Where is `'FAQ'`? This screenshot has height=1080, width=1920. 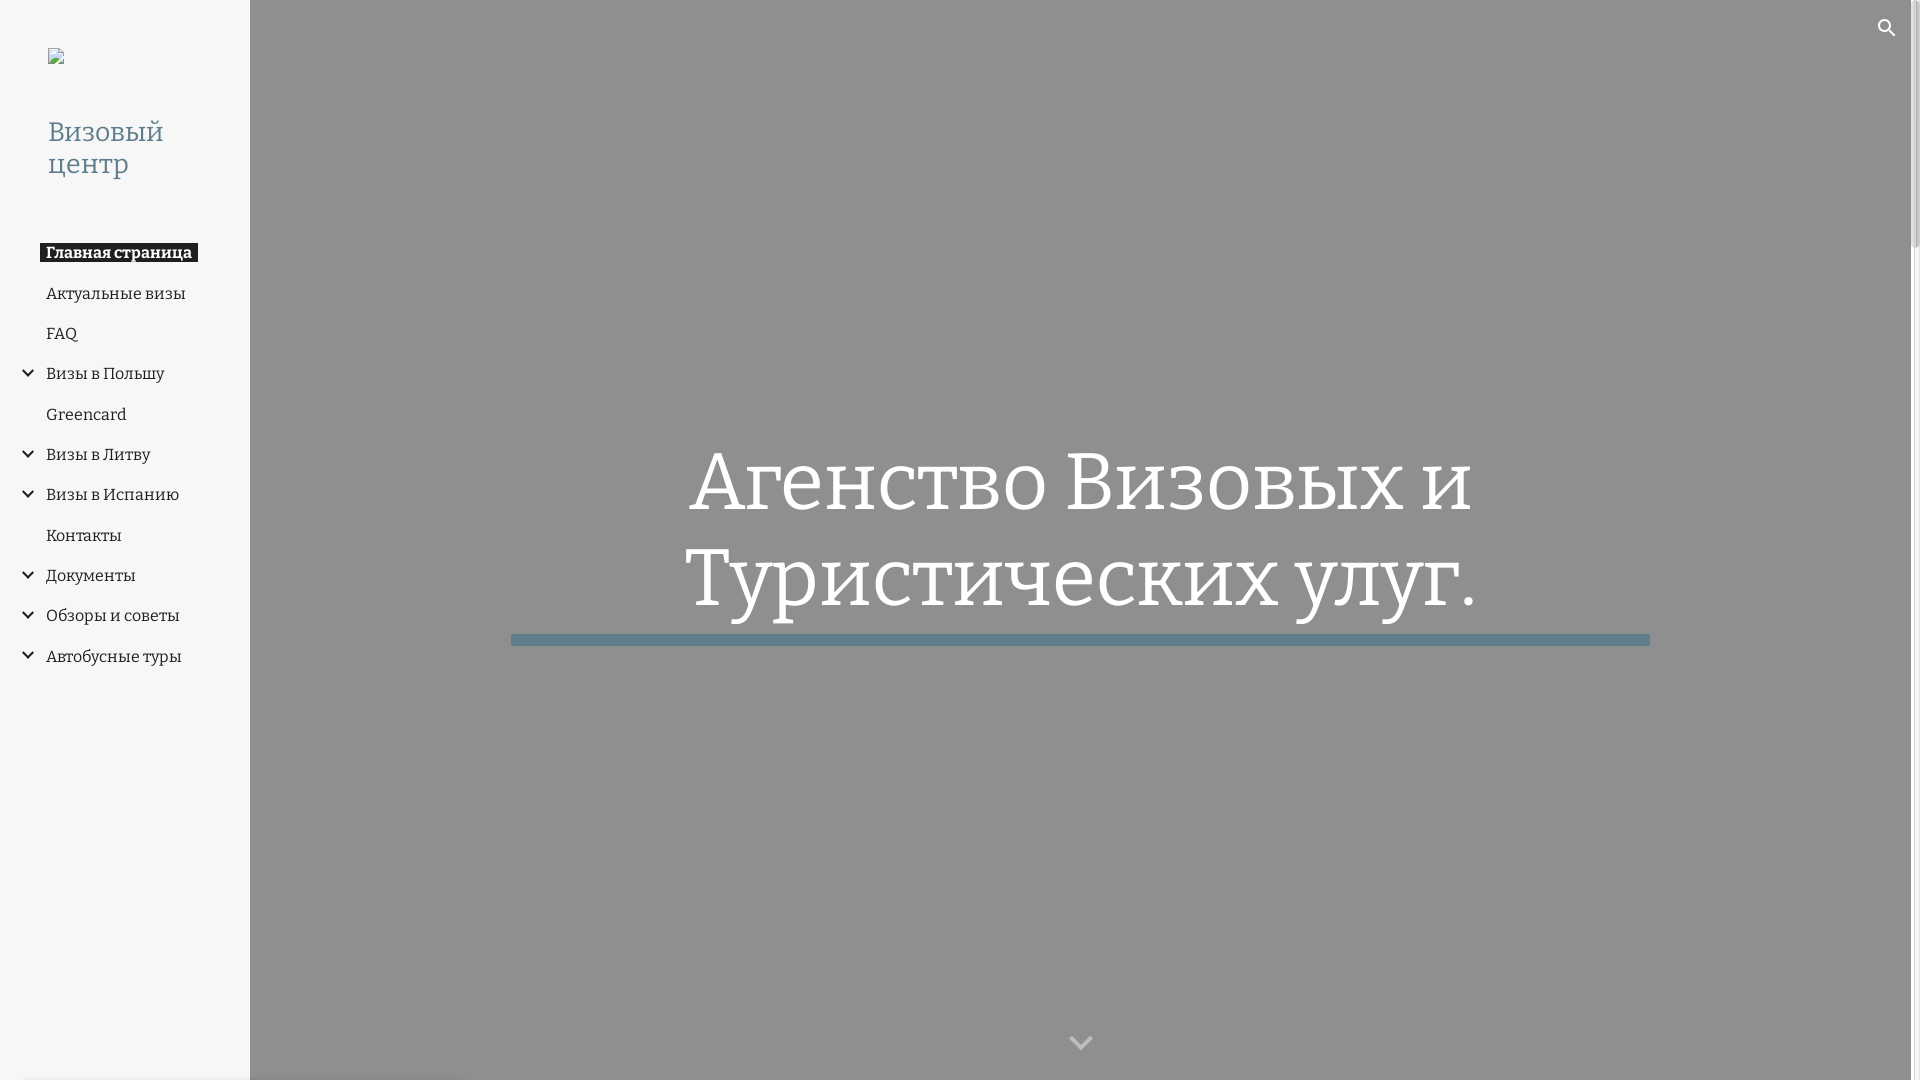 'FAQ' is located at coordinates (61, 332).